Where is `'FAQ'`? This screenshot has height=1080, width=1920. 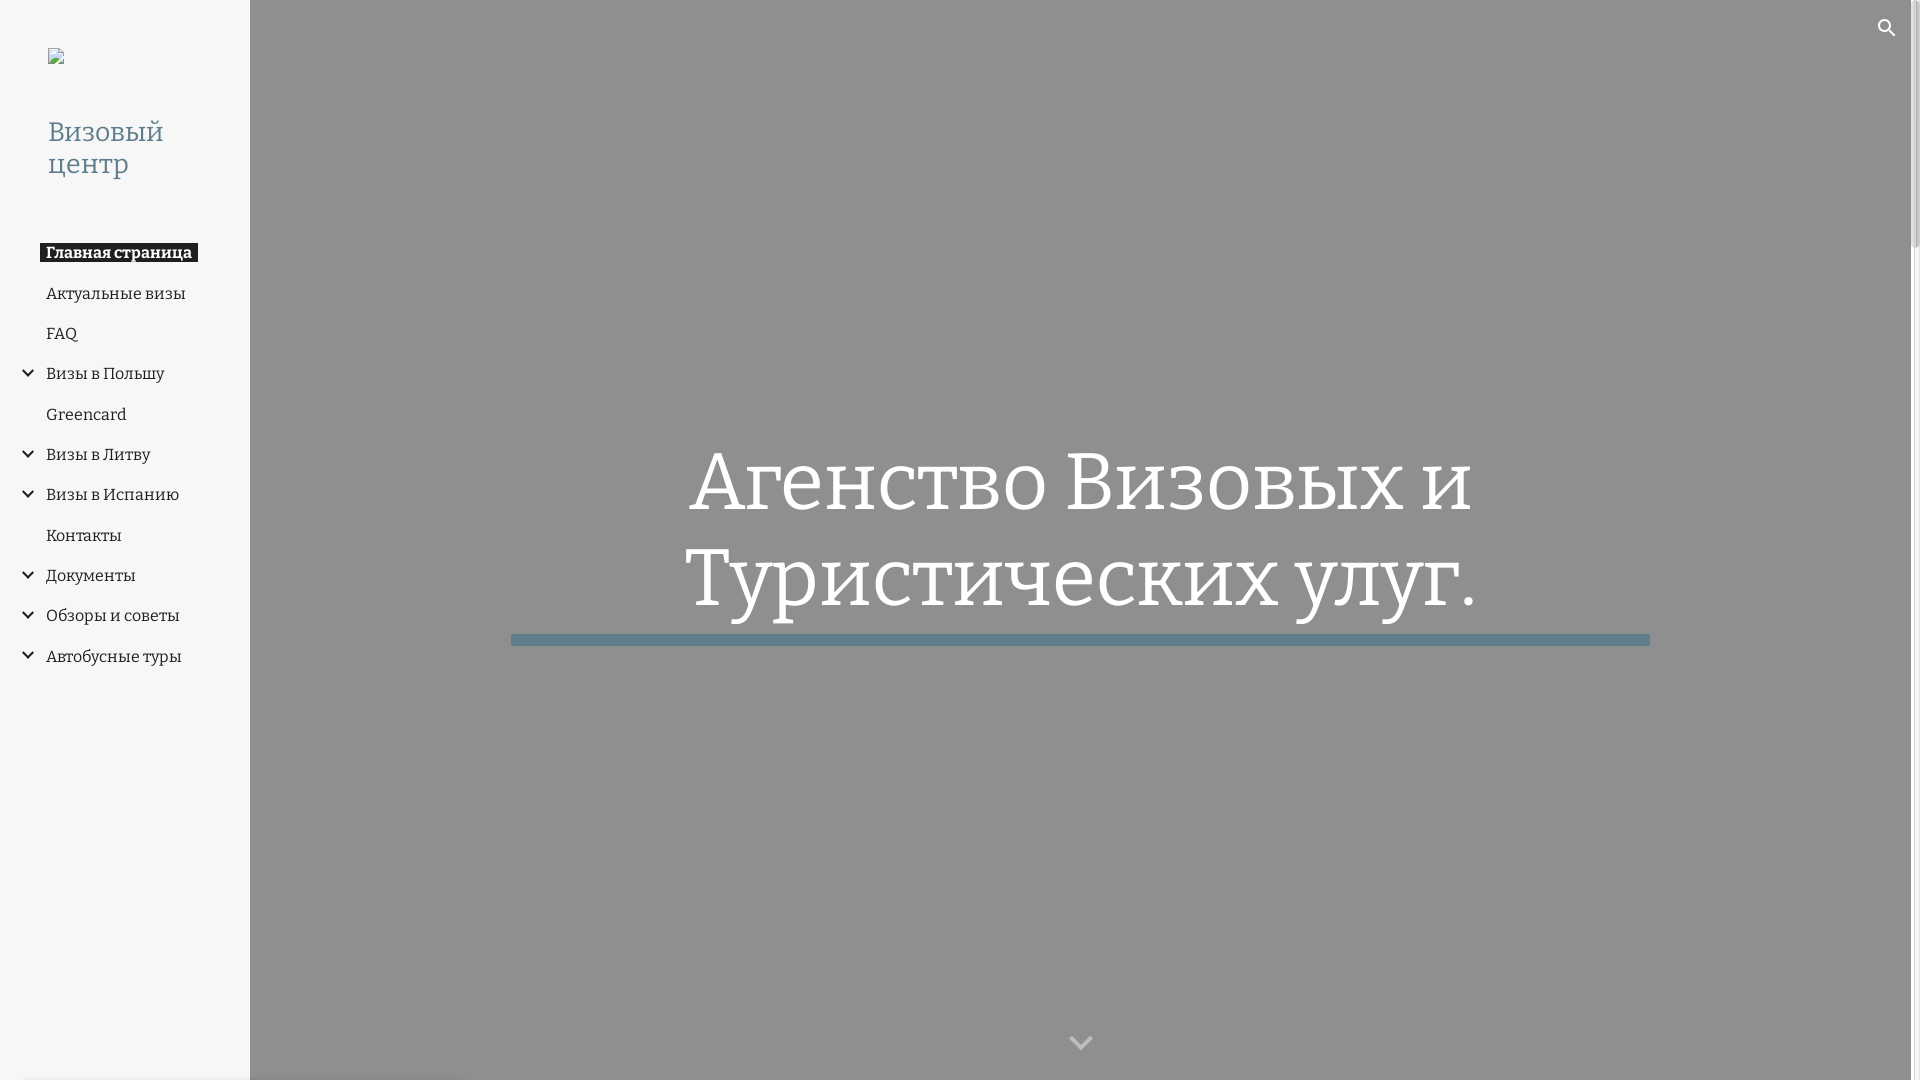 'FAQ' is located at coordinates (61, 332).